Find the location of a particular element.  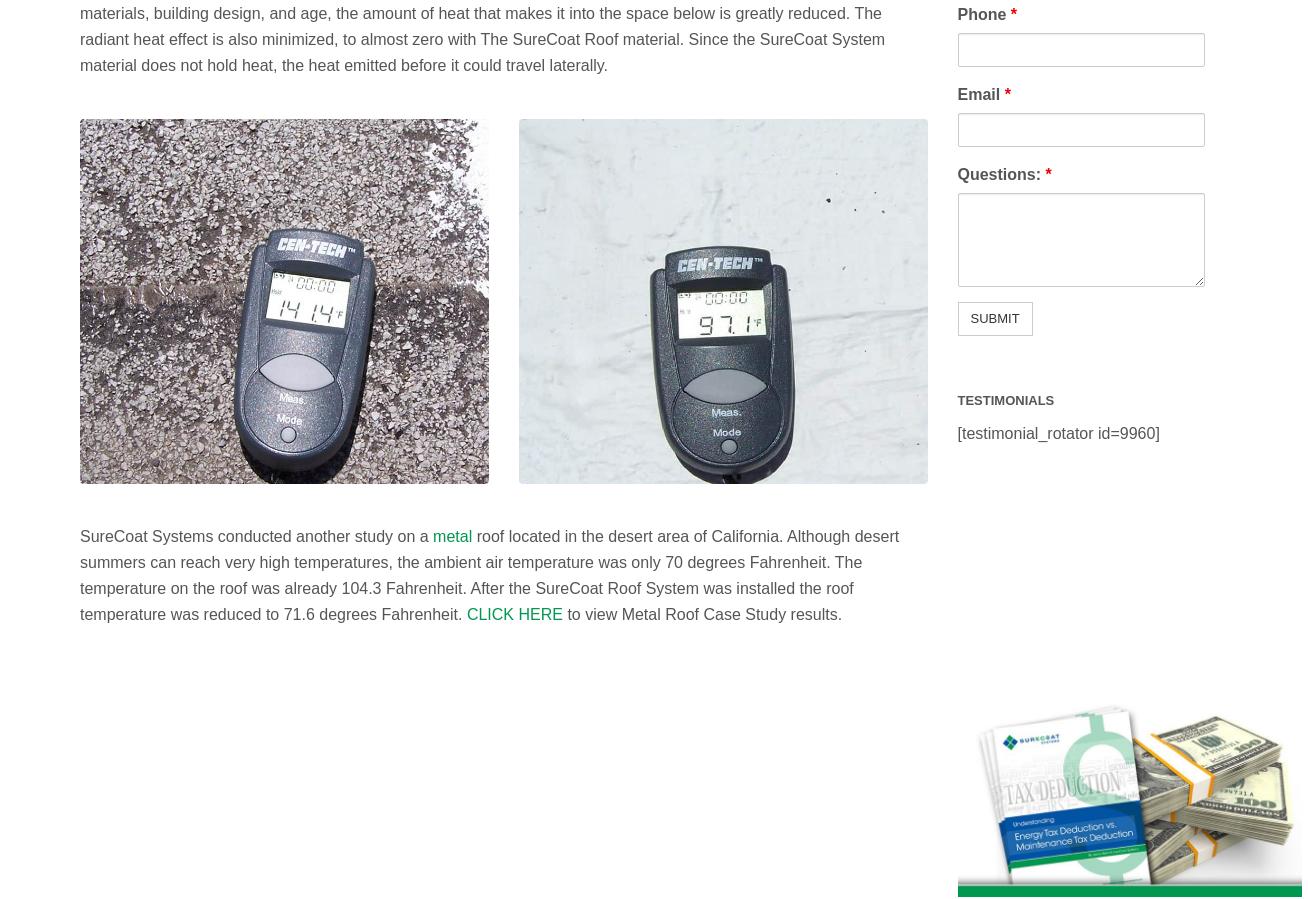

'SureCoat Systems conducted another study on a' is located at coordinates (255, 535).